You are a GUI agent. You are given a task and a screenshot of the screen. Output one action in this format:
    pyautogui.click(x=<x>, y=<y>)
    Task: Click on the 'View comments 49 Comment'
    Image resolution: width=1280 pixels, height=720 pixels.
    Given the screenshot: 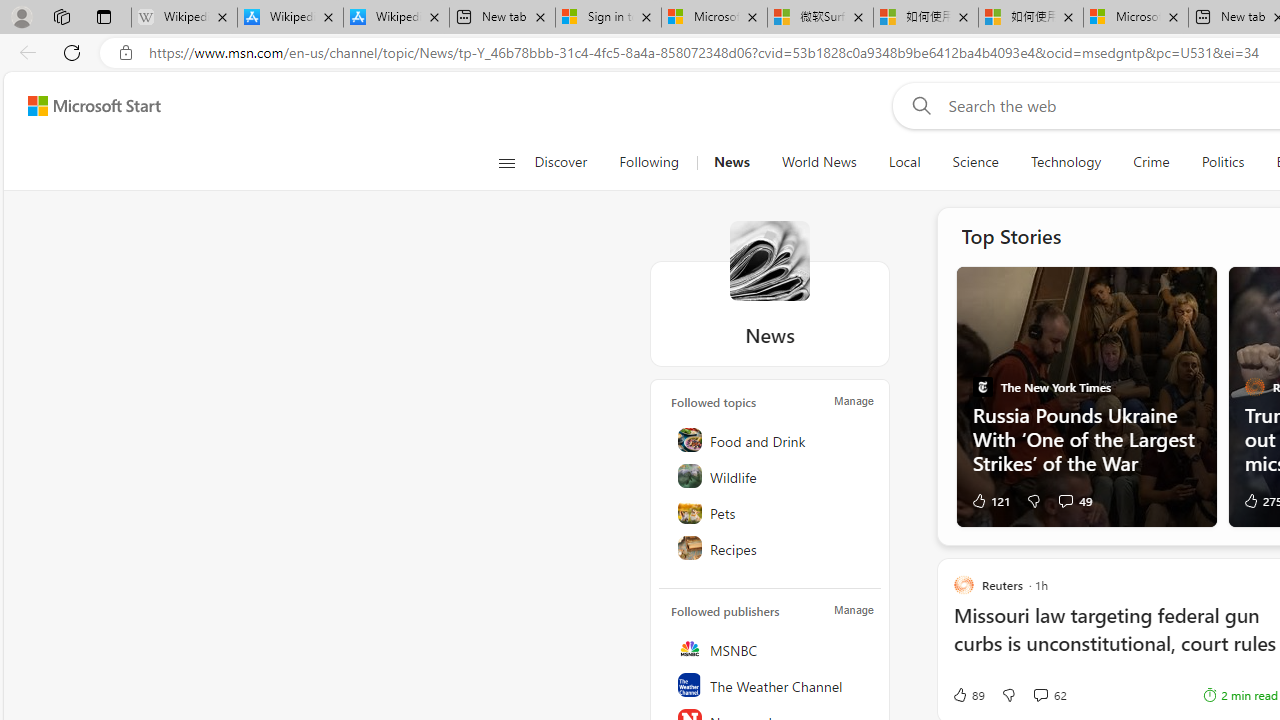 What is the action you would take?
    pyautogui.click(x=1064, y=499)
    